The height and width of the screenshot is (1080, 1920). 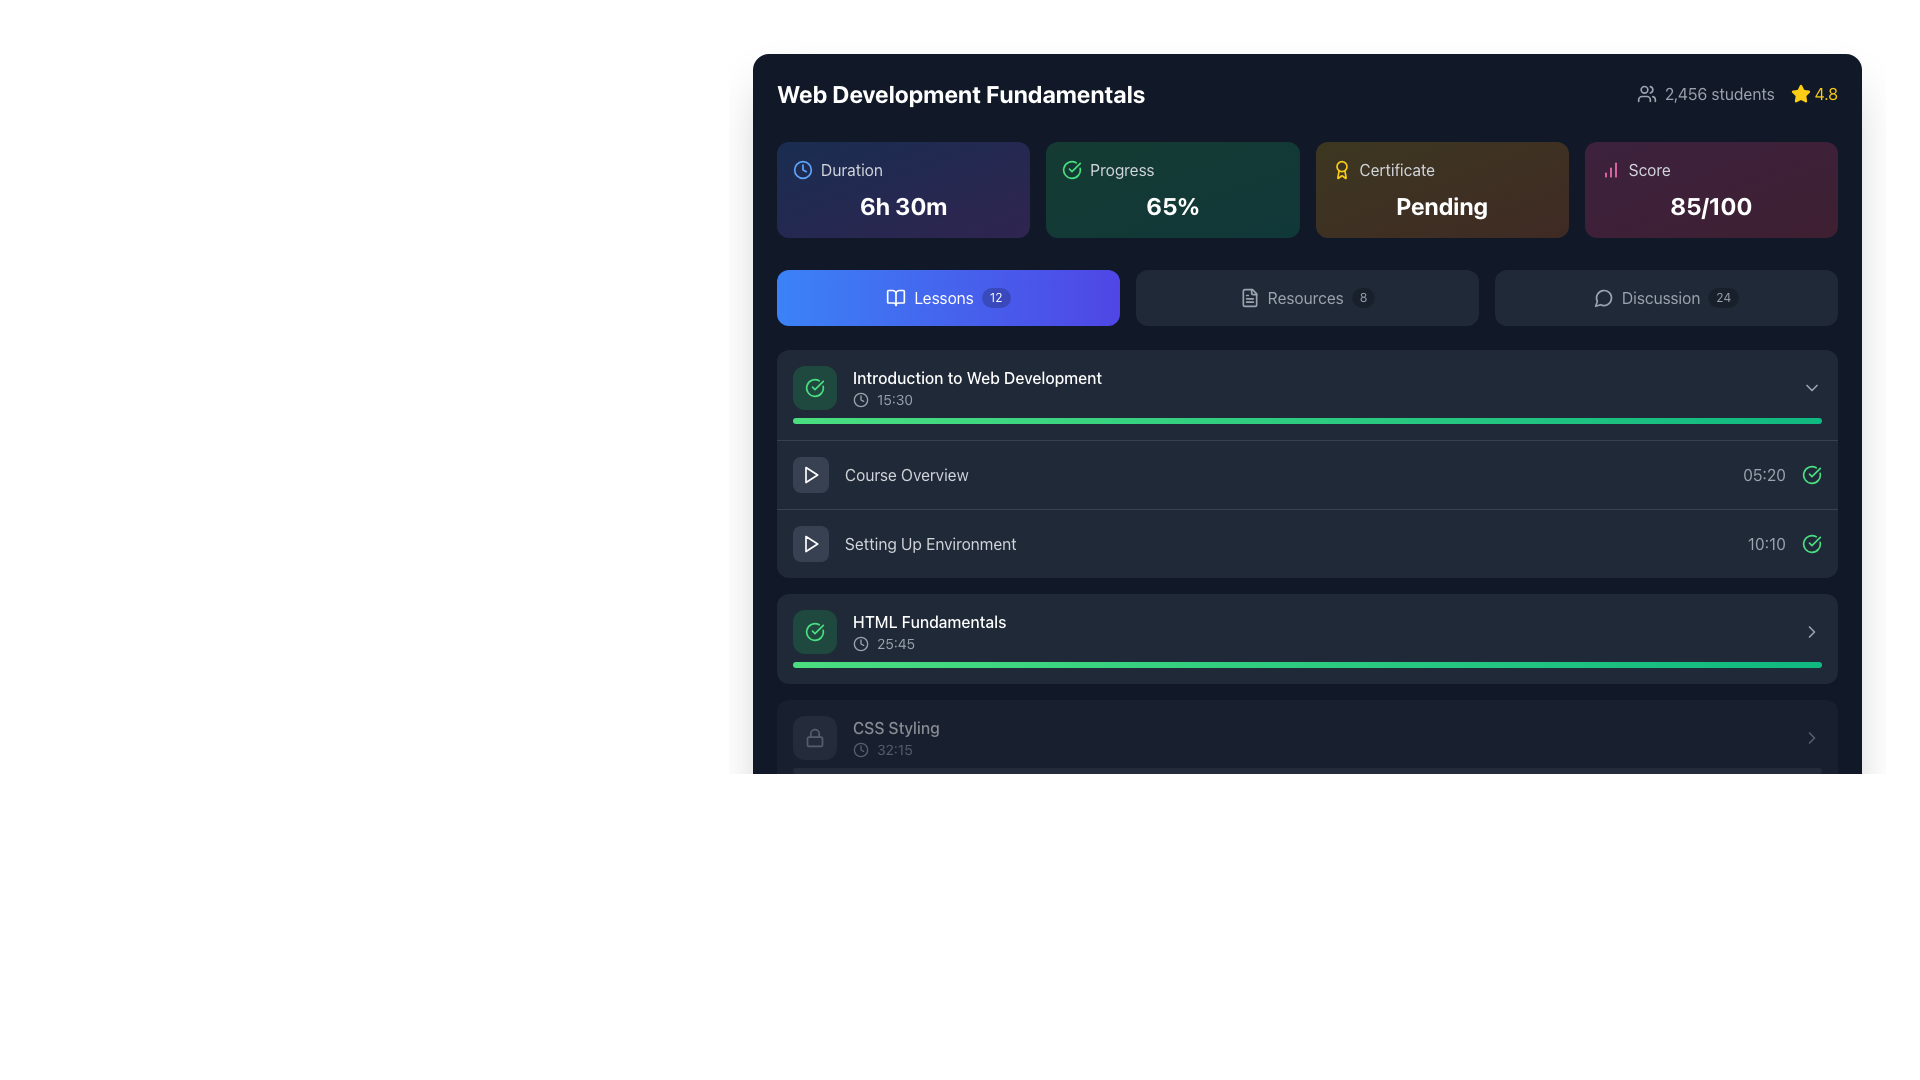 I want to click on text label displaying the time duration '32:15' that is part of the lesson information for 'CSS Styling', located to the right of a clock icon, so click(x=893, y=749).